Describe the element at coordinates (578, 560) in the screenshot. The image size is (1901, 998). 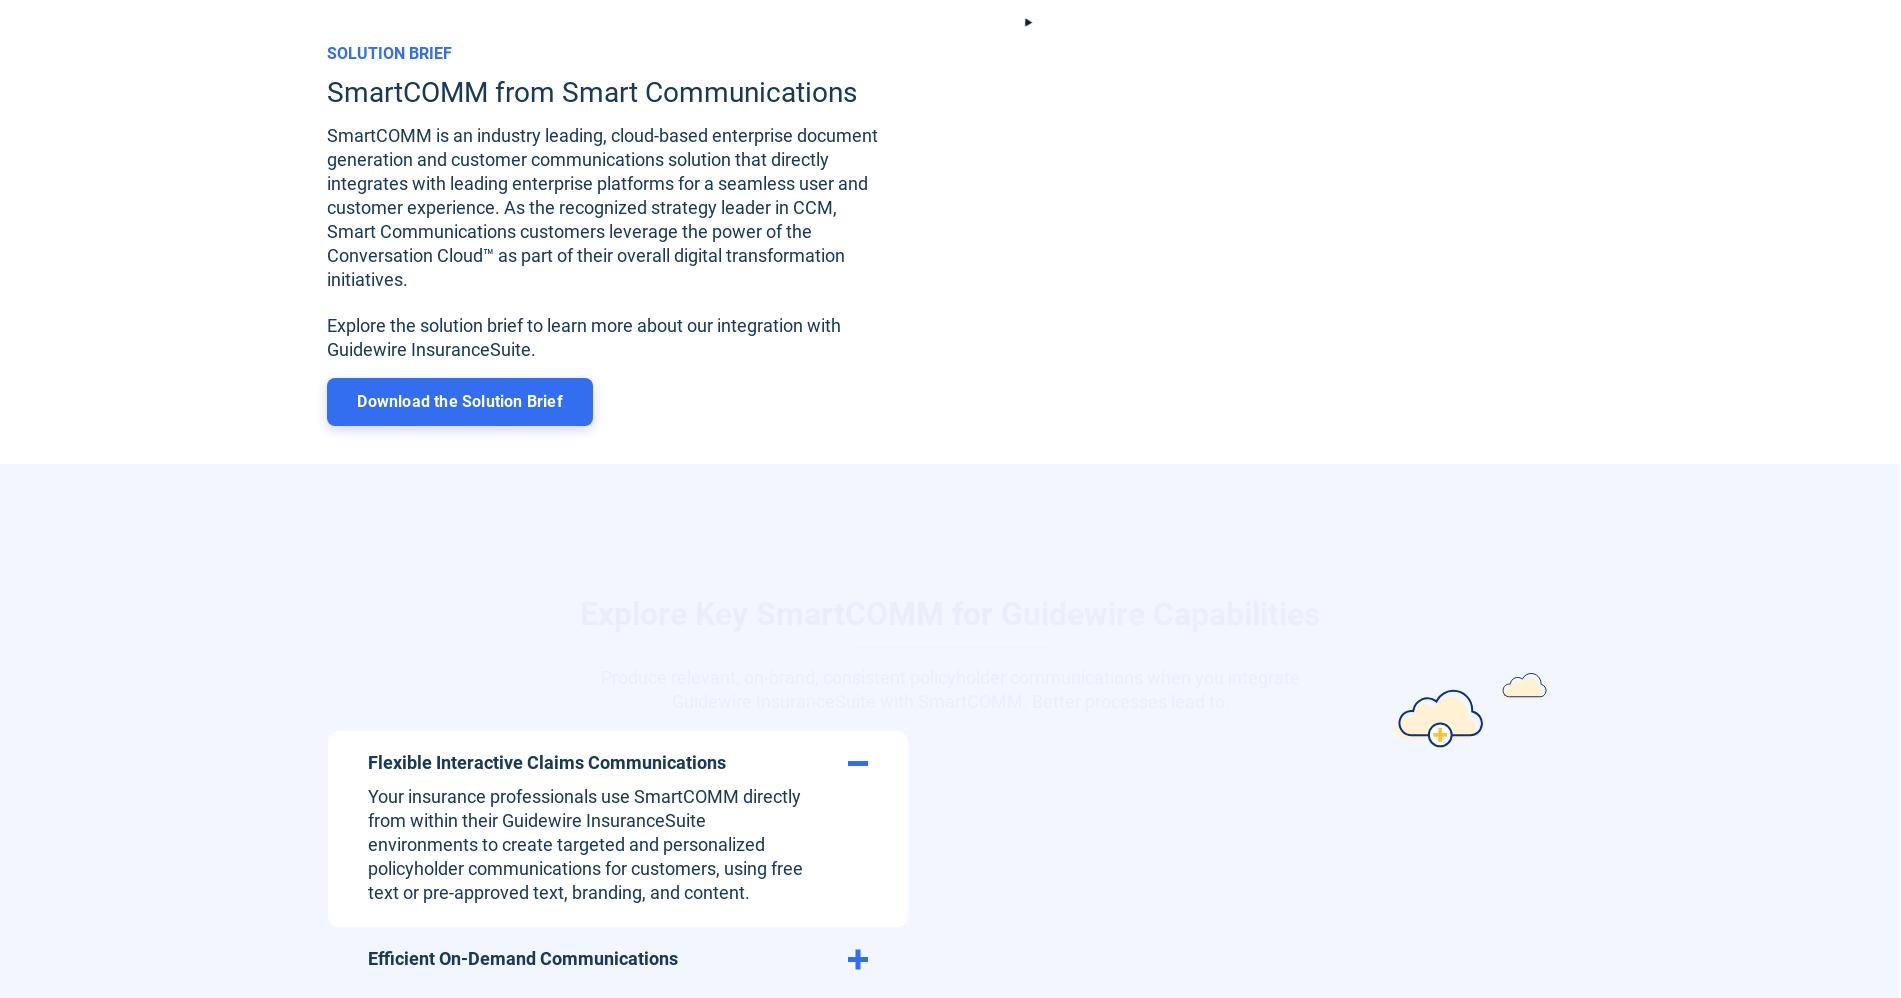
I see `'Explore Key SmartCOMM for Guidewire Capabilities'` at that location.